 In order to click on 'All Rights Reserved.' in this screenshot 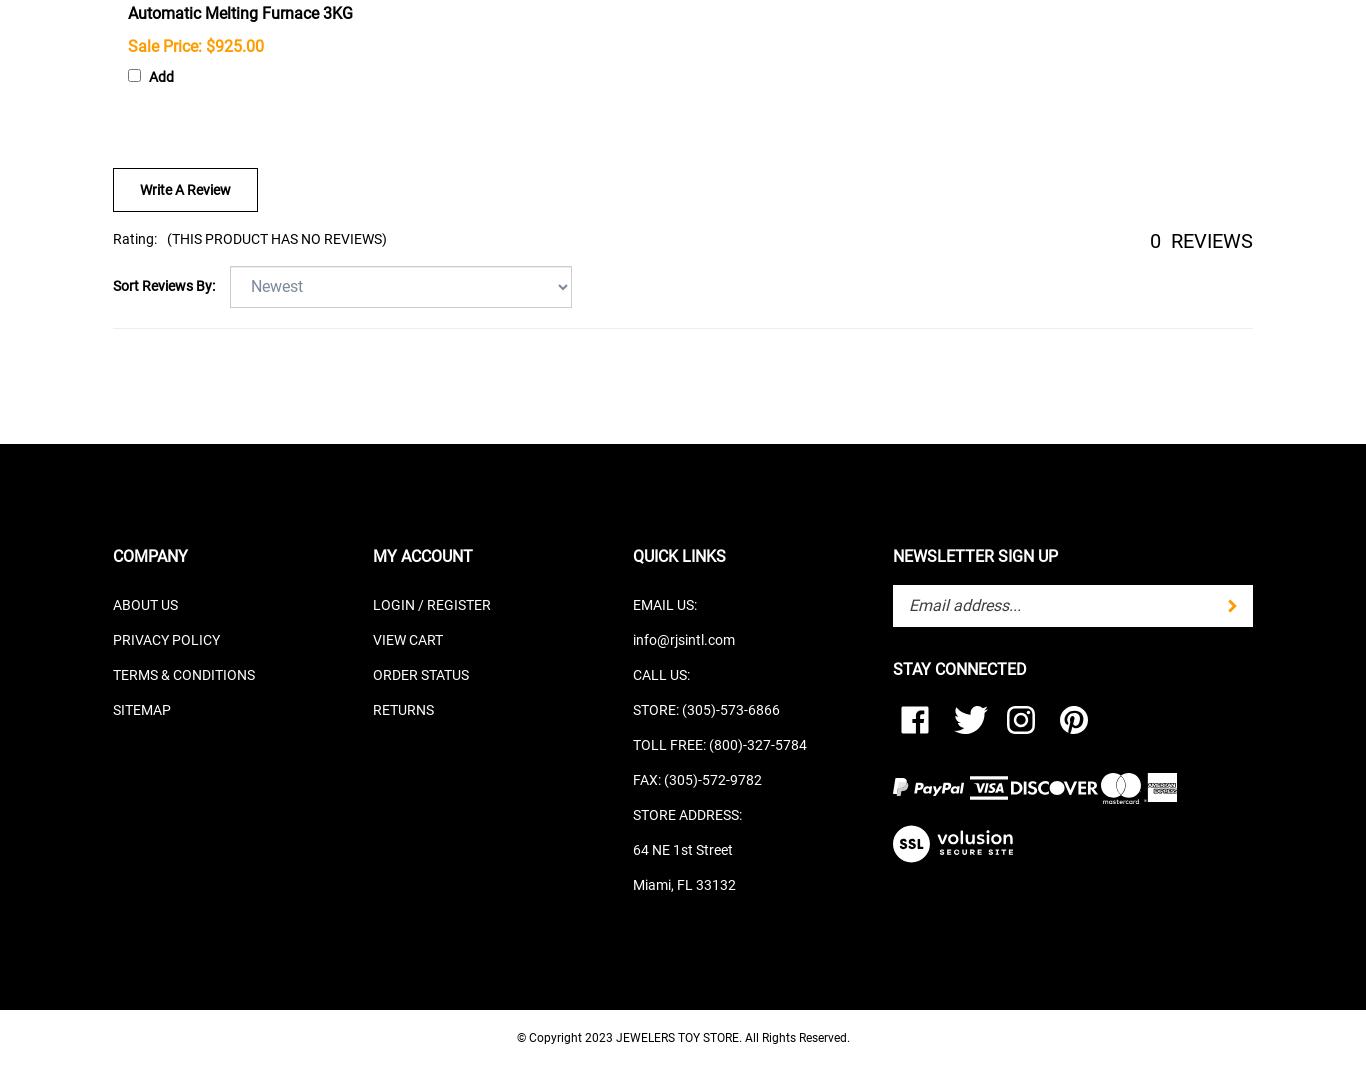, I will do `click(796, 1037)`.